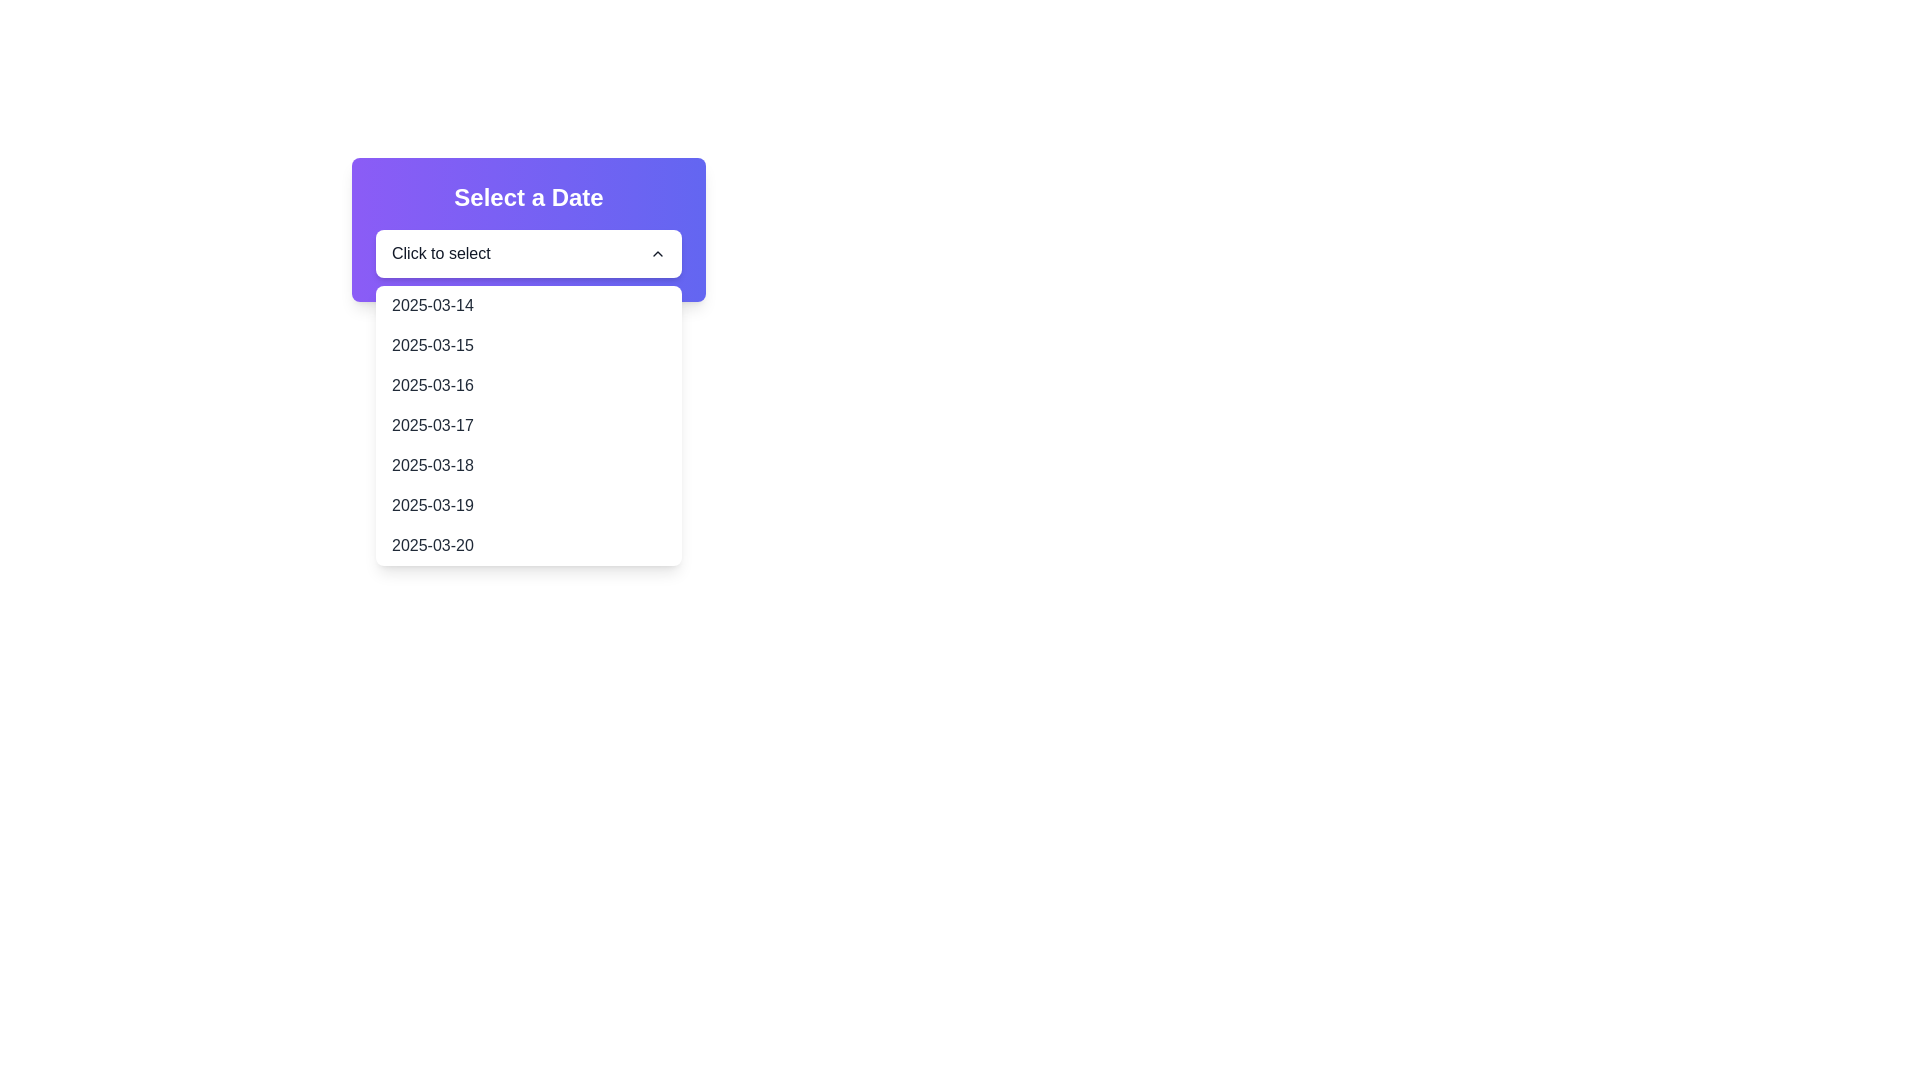  Describe the element at coordinates (528, 424) in the screenshot. I see `the fourth date item in the dropdown menu` at that location.